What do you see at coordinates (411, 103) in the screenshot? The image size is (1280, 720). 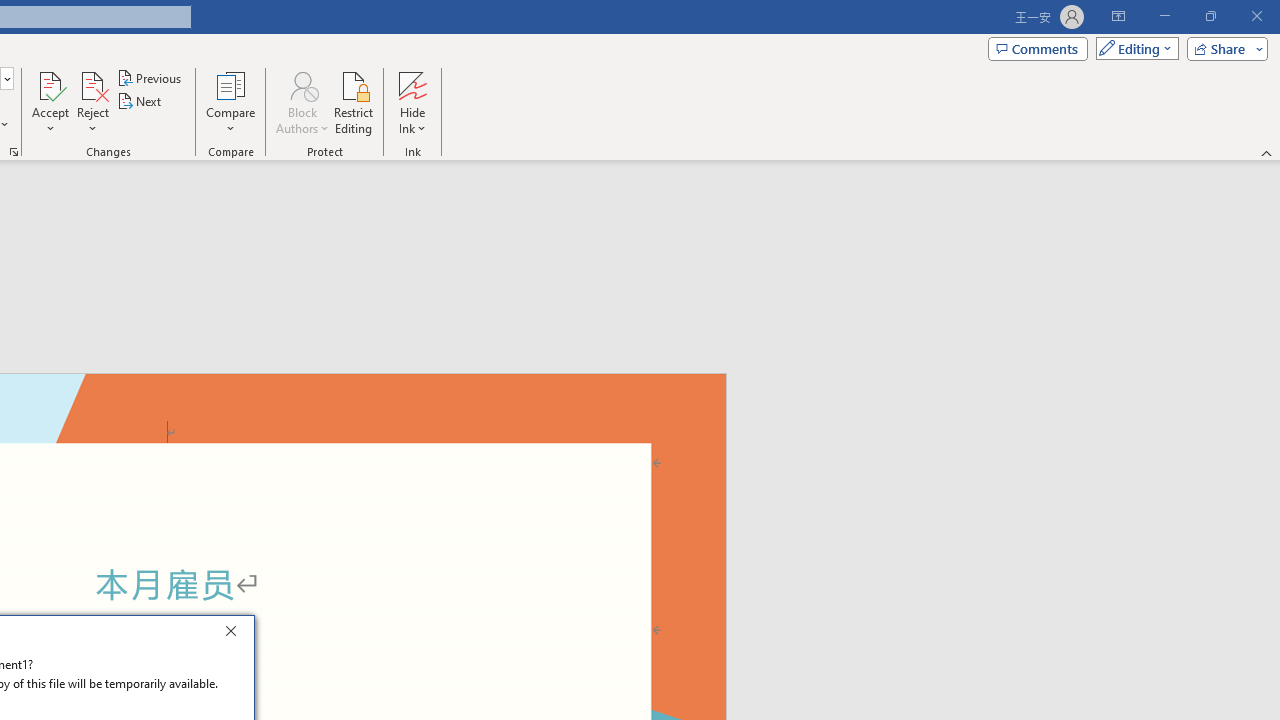 I see `'Hide Ink'` at bounding box center [411, 103].